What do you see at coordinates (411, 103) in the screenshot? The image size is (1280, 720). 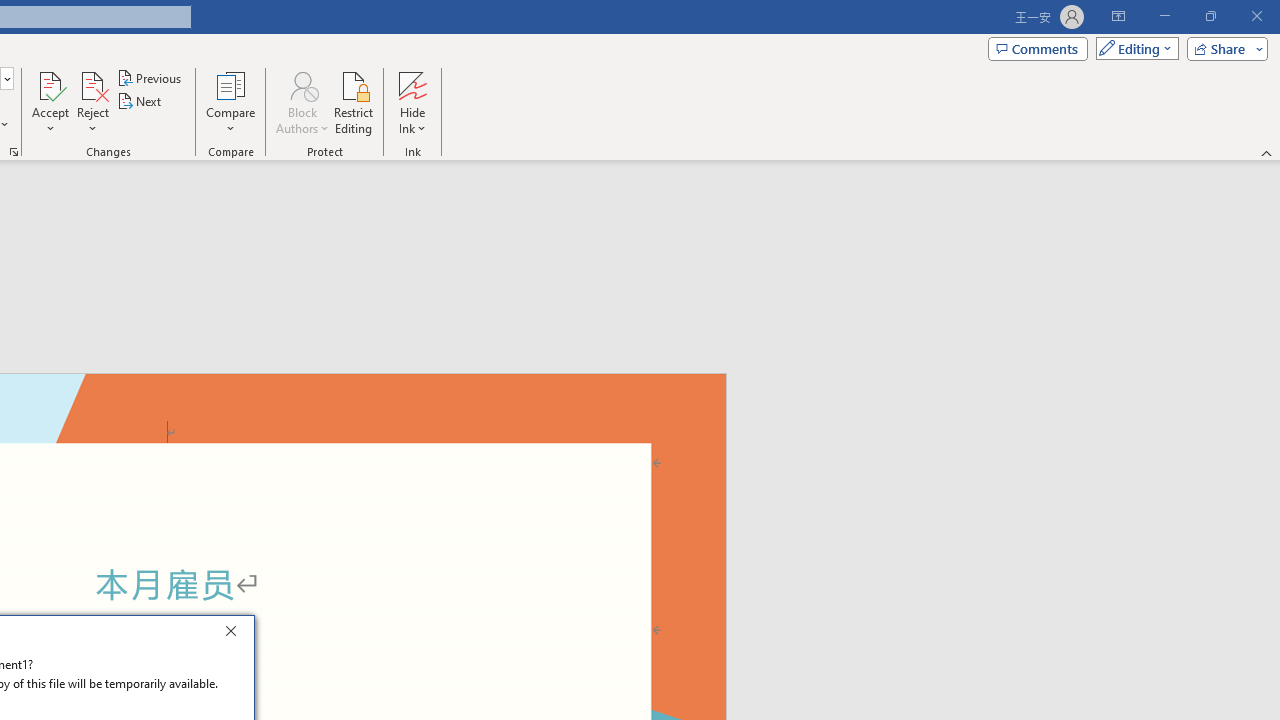 I see `'Hide Ink'` at bounding box center [411, 103].